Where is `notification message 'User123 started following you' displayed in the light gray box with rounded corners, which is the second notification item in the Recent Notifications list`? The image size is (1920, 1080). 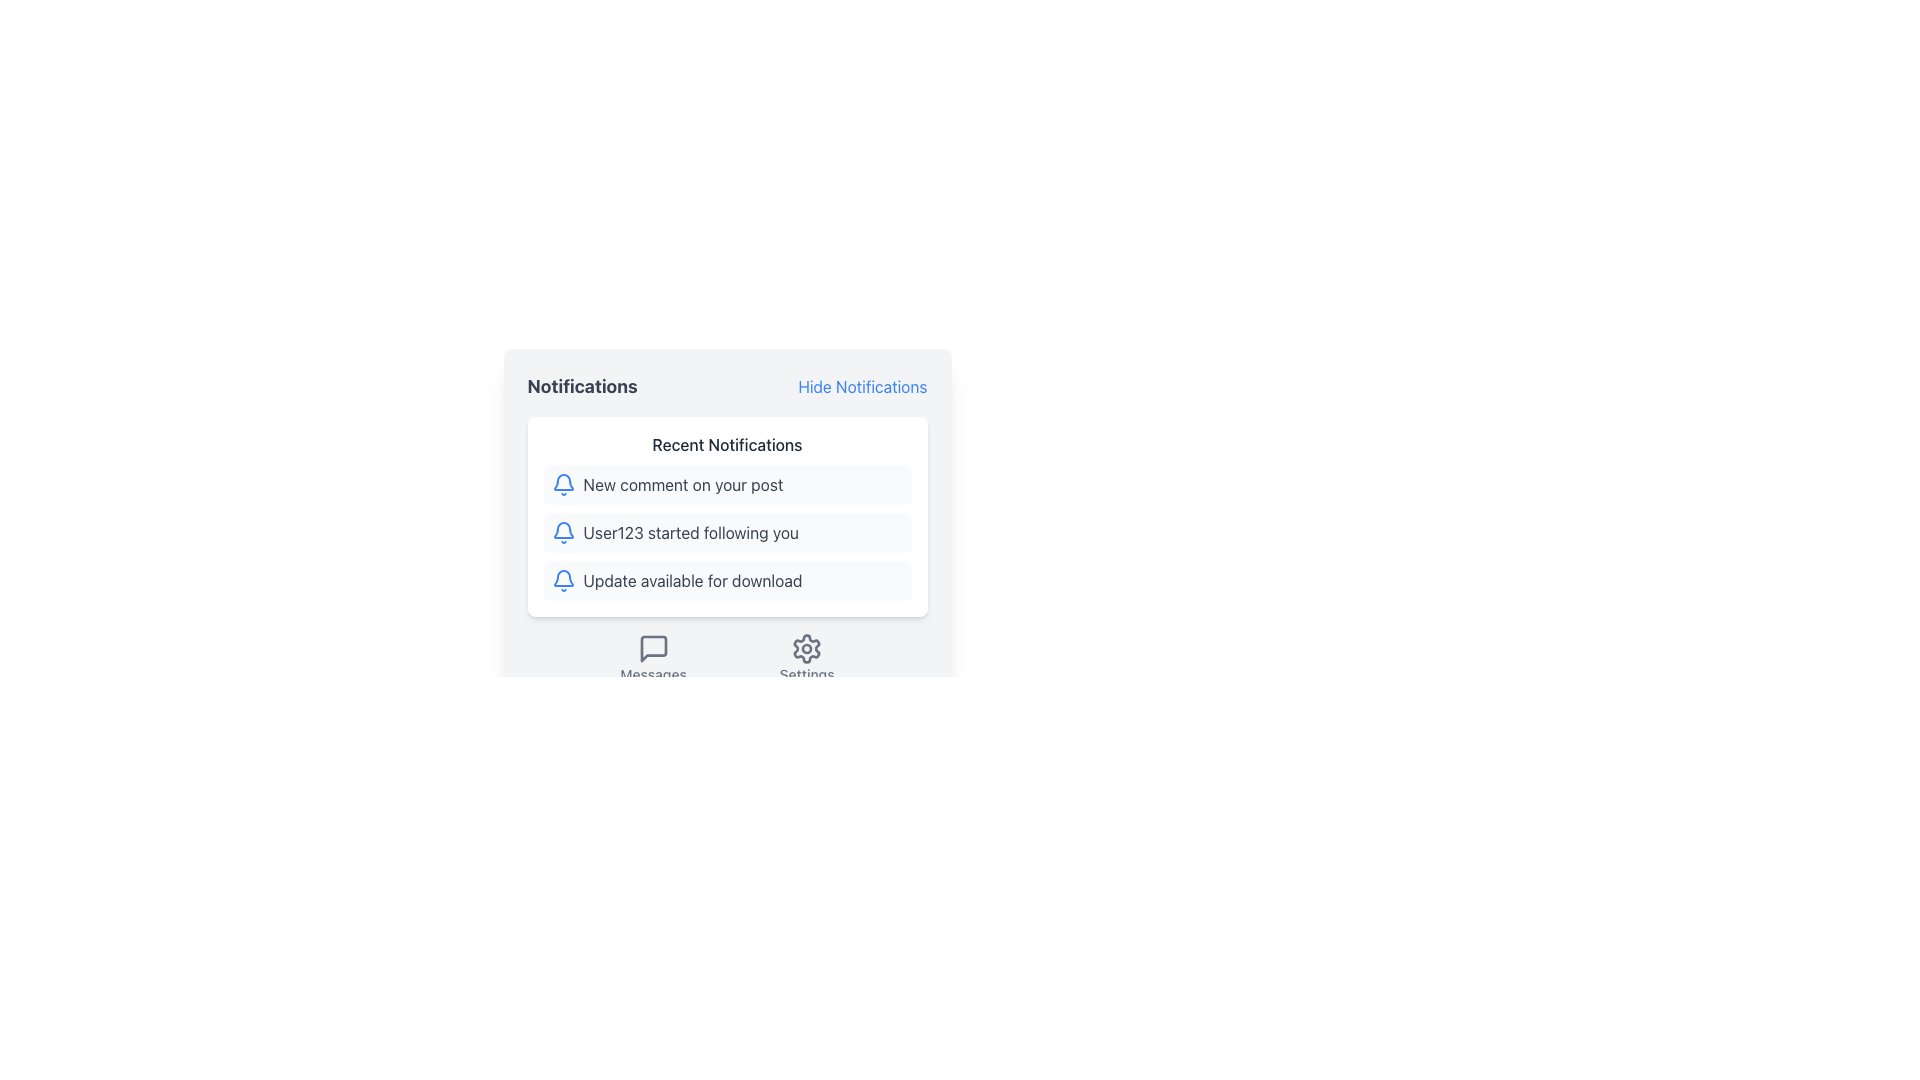
notification message 'User123 started following you' displayed in the light gray box with rounded corners, which is the second notification item in the Recent Notifications list is located at coordinates (726, 531).